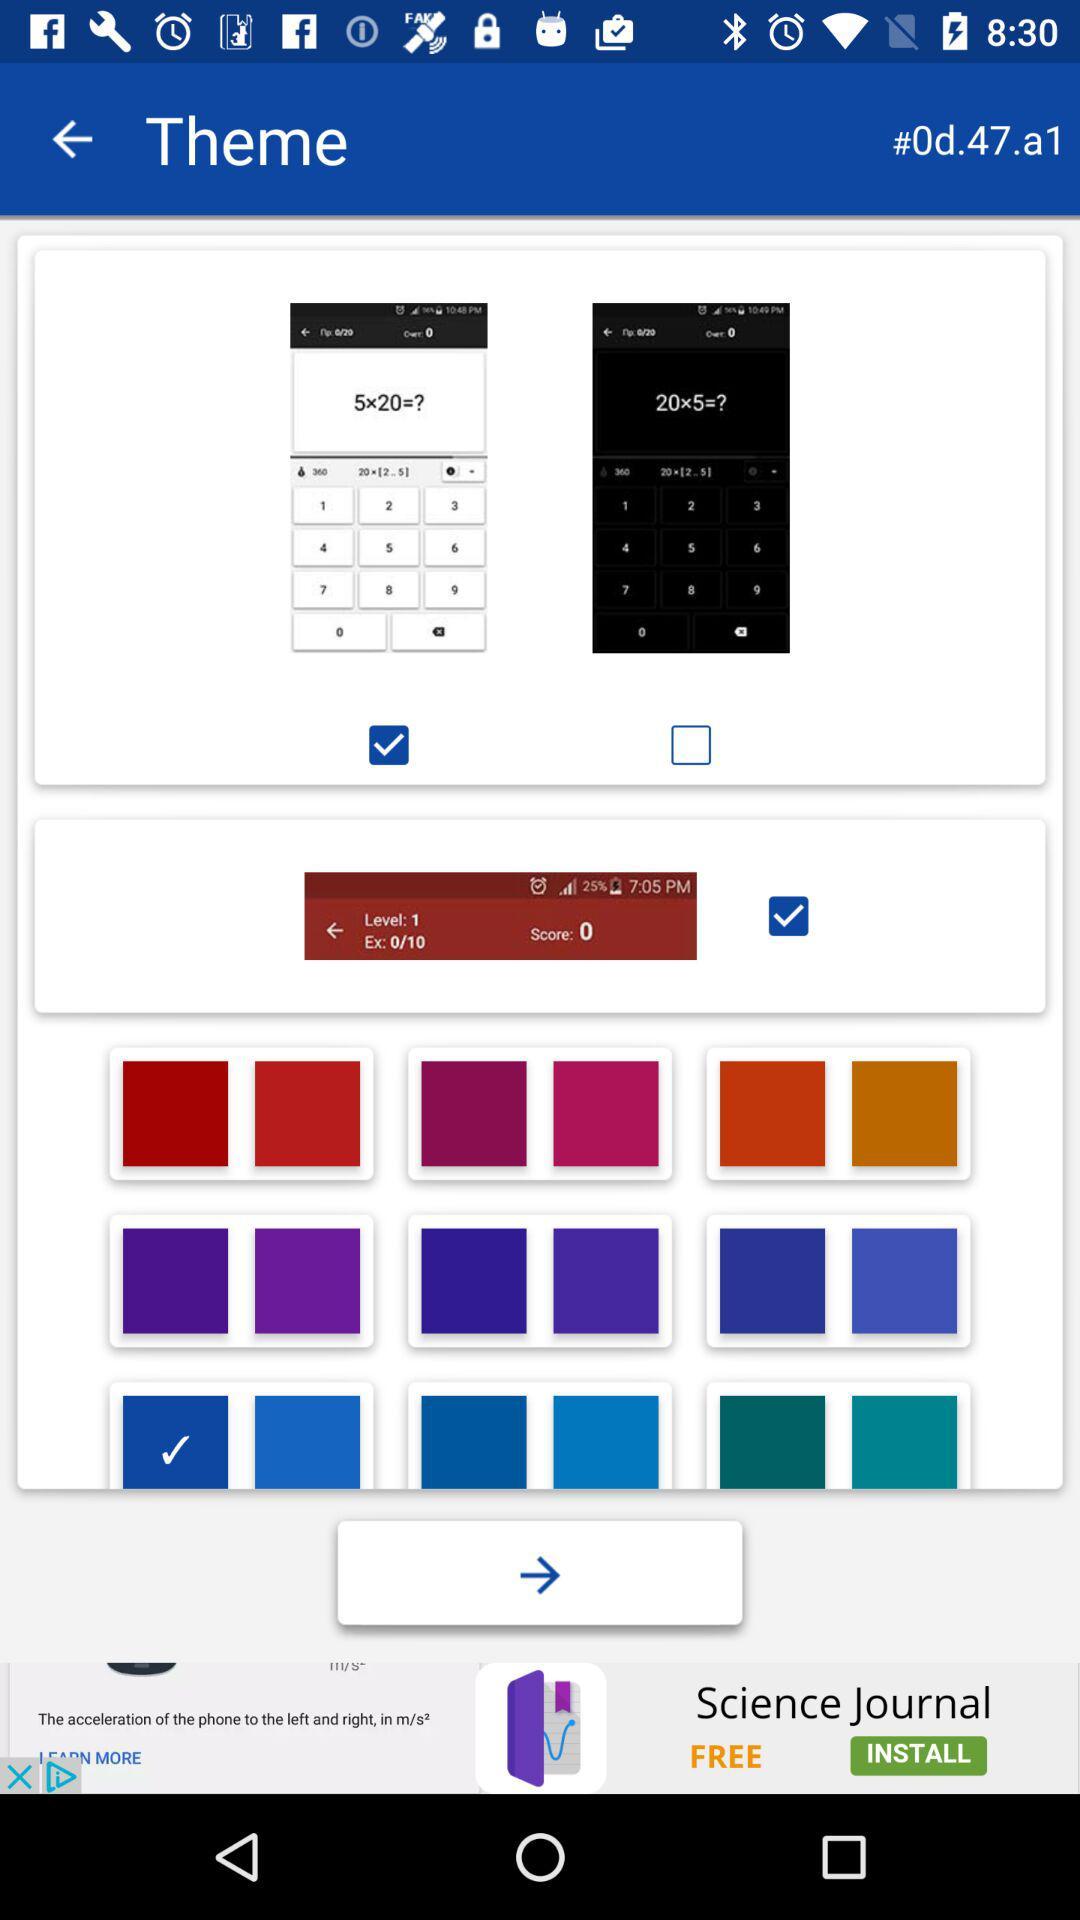 This screenshot has width=1080, height=1920. I want to click on calculator, so click(388, 477).